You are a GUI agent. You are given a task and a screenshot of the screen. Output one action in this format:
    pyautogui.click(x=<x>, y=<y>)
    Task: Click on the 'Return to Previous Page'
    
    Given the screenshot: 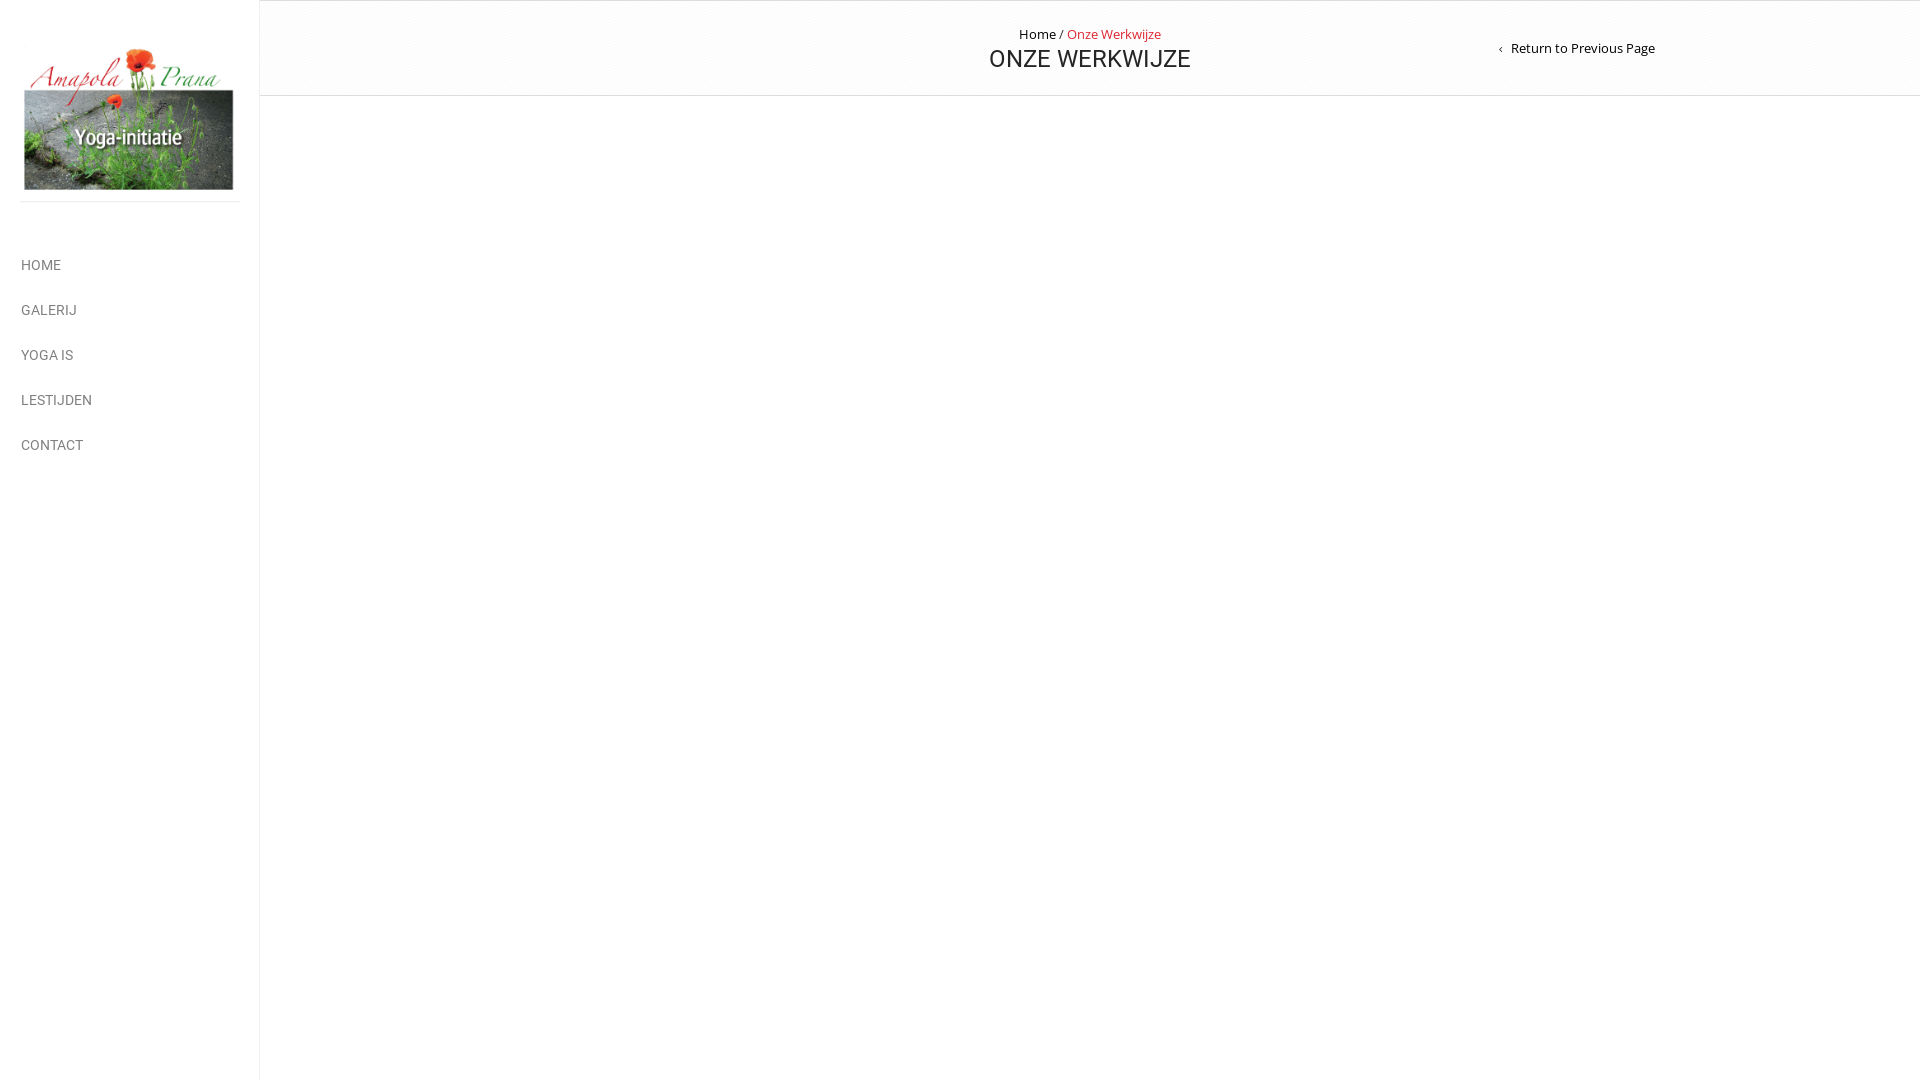 What is the action you would take?
    pyautogui.click(x=1576, y=47)
    